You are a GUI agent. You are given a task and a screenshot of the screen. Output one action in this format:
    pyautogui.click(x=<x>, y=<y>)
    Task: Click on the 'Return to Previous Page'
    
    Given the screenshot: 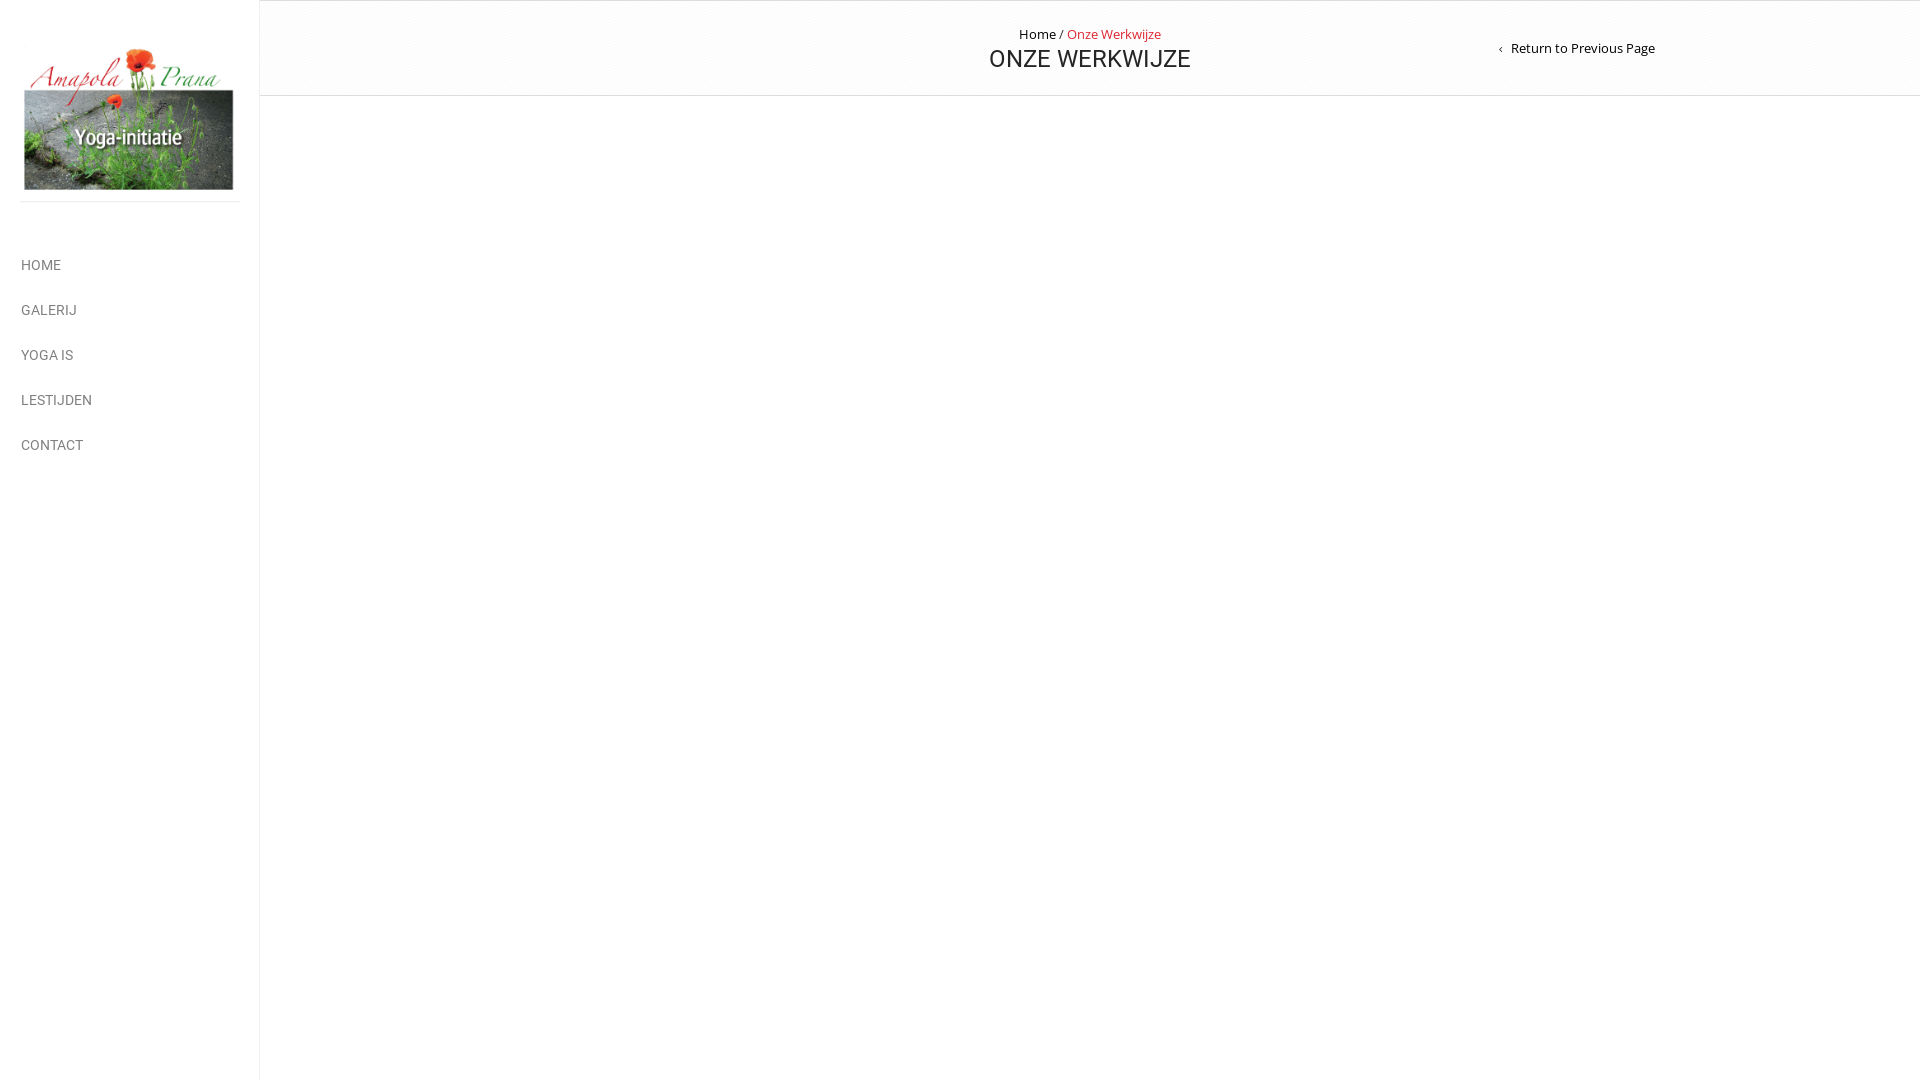 What is the action you would take?
    pyautogui.click(x=1576, y=47)
    